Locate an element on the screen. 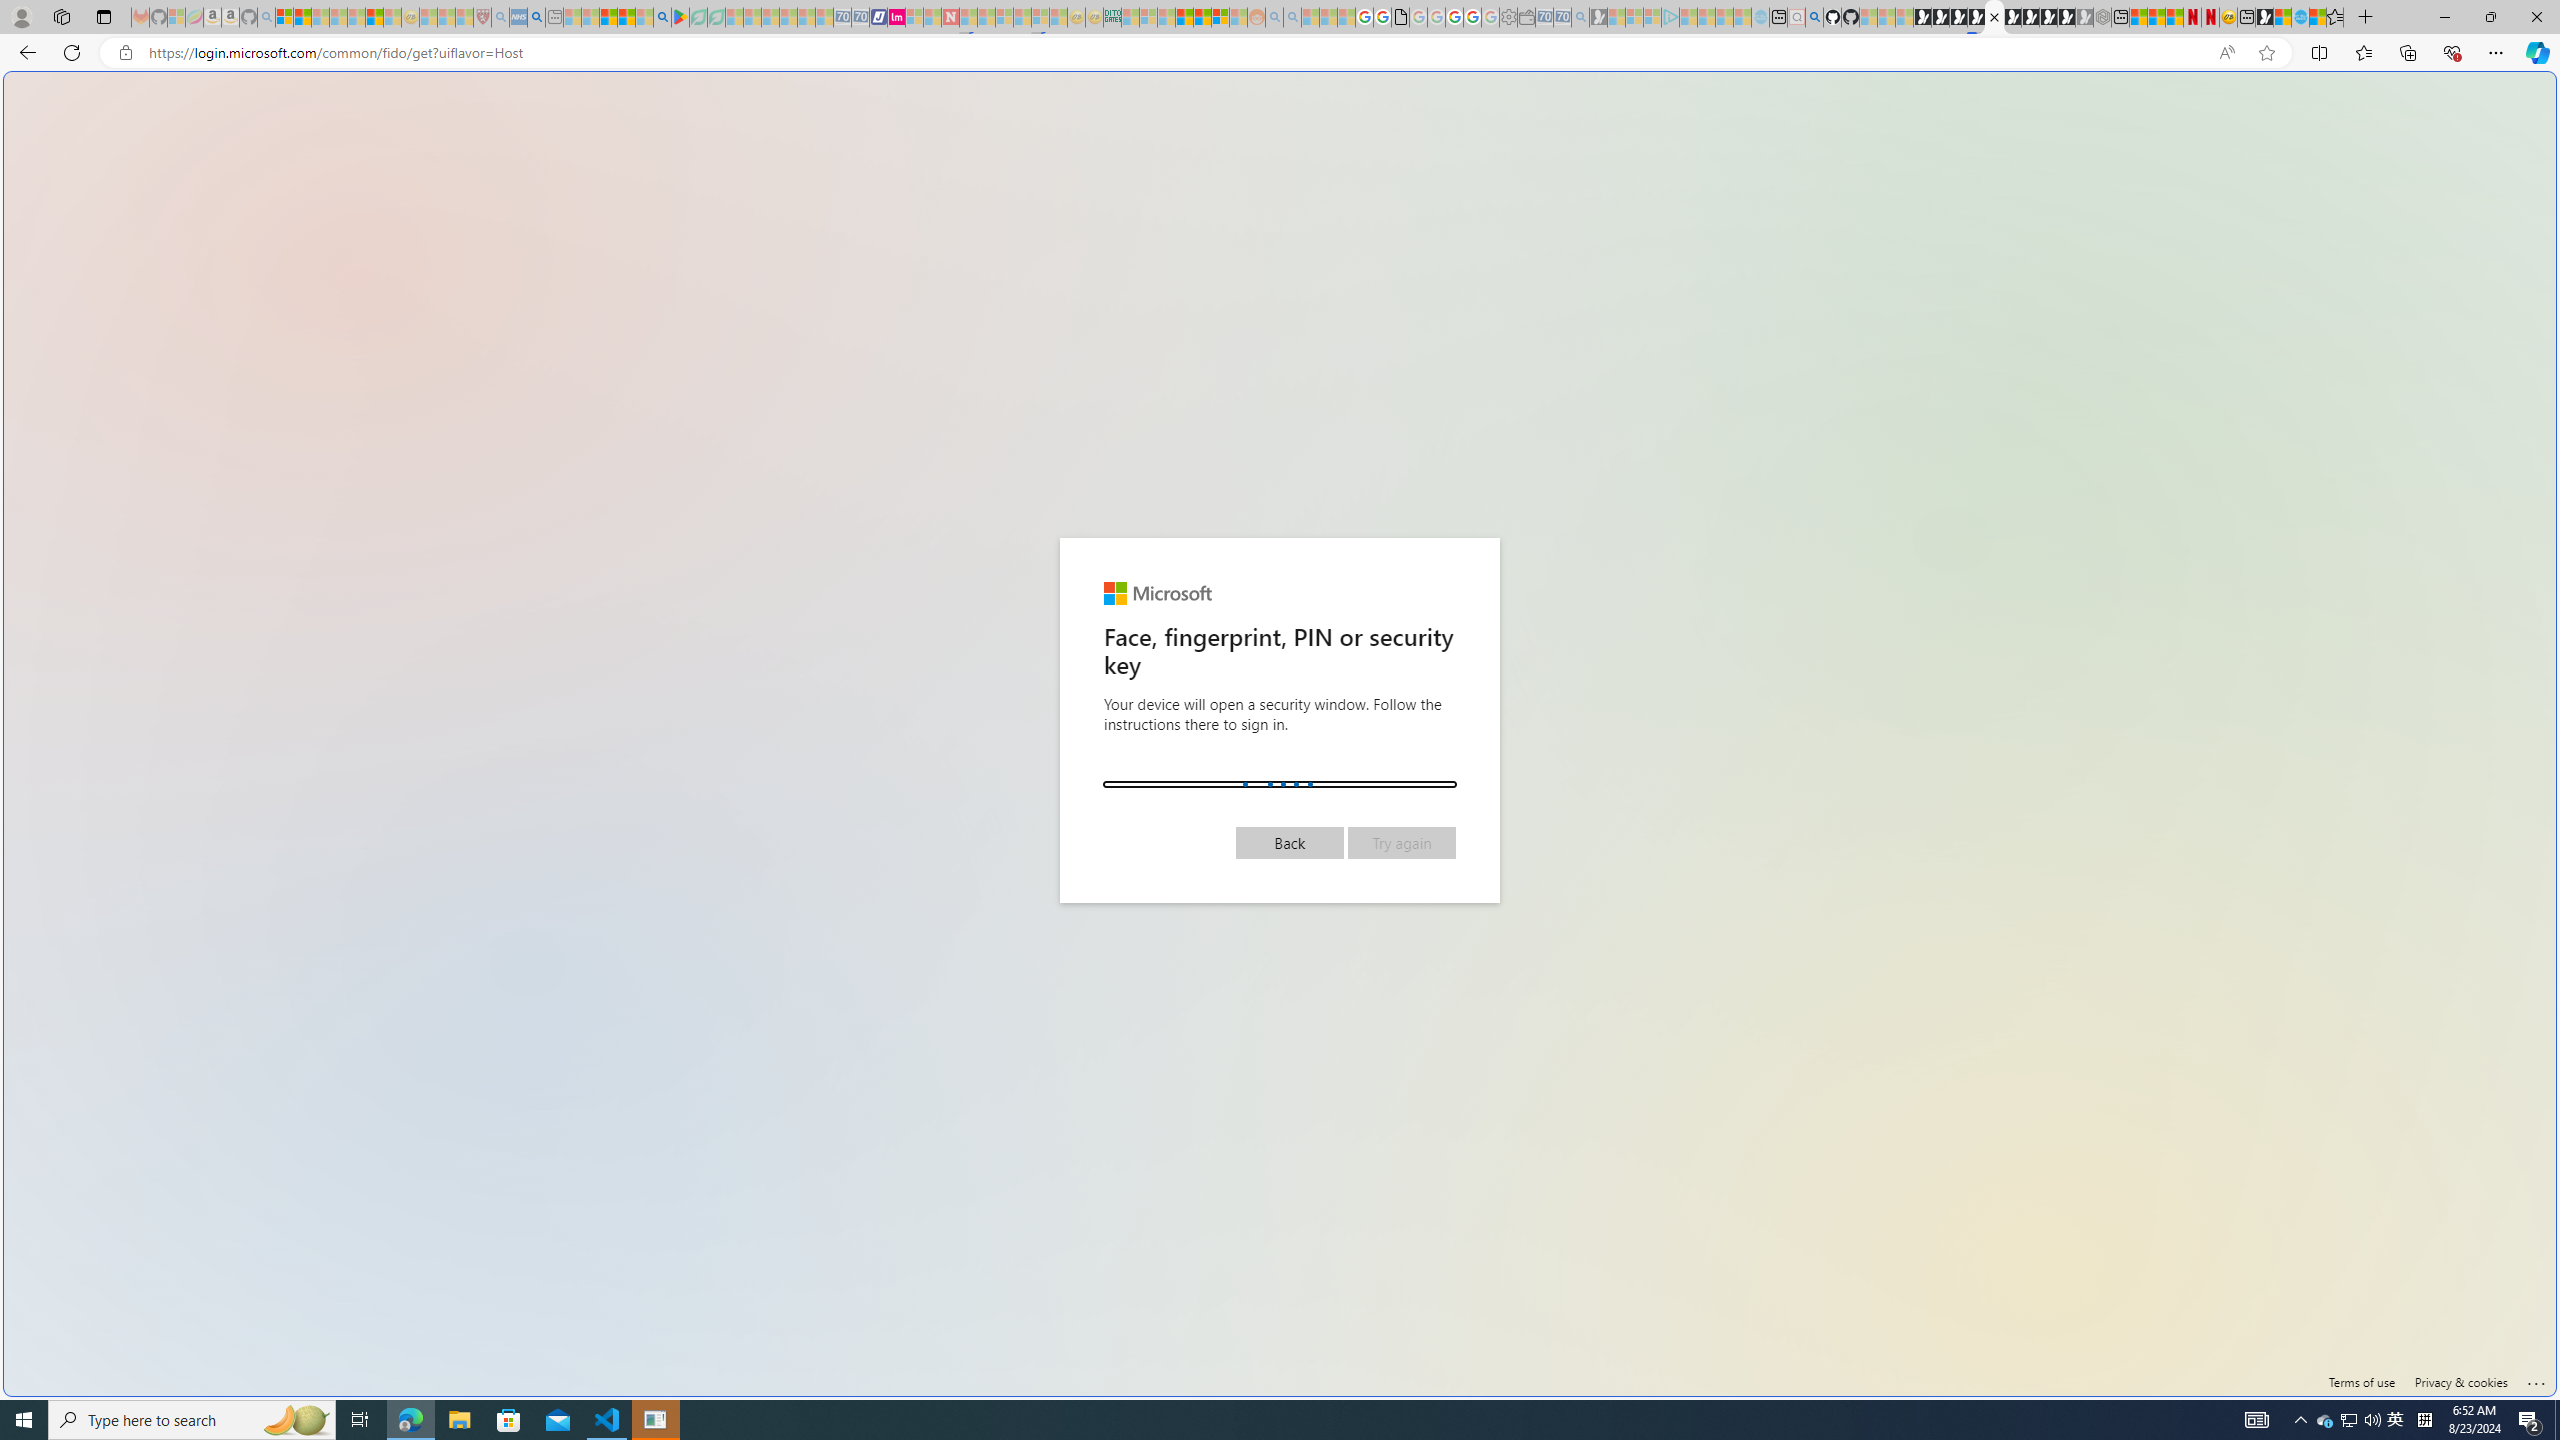 The height and width of the screenshot is (1440, 2560). 'World - MSN' is located at coordinates (2282, 16).